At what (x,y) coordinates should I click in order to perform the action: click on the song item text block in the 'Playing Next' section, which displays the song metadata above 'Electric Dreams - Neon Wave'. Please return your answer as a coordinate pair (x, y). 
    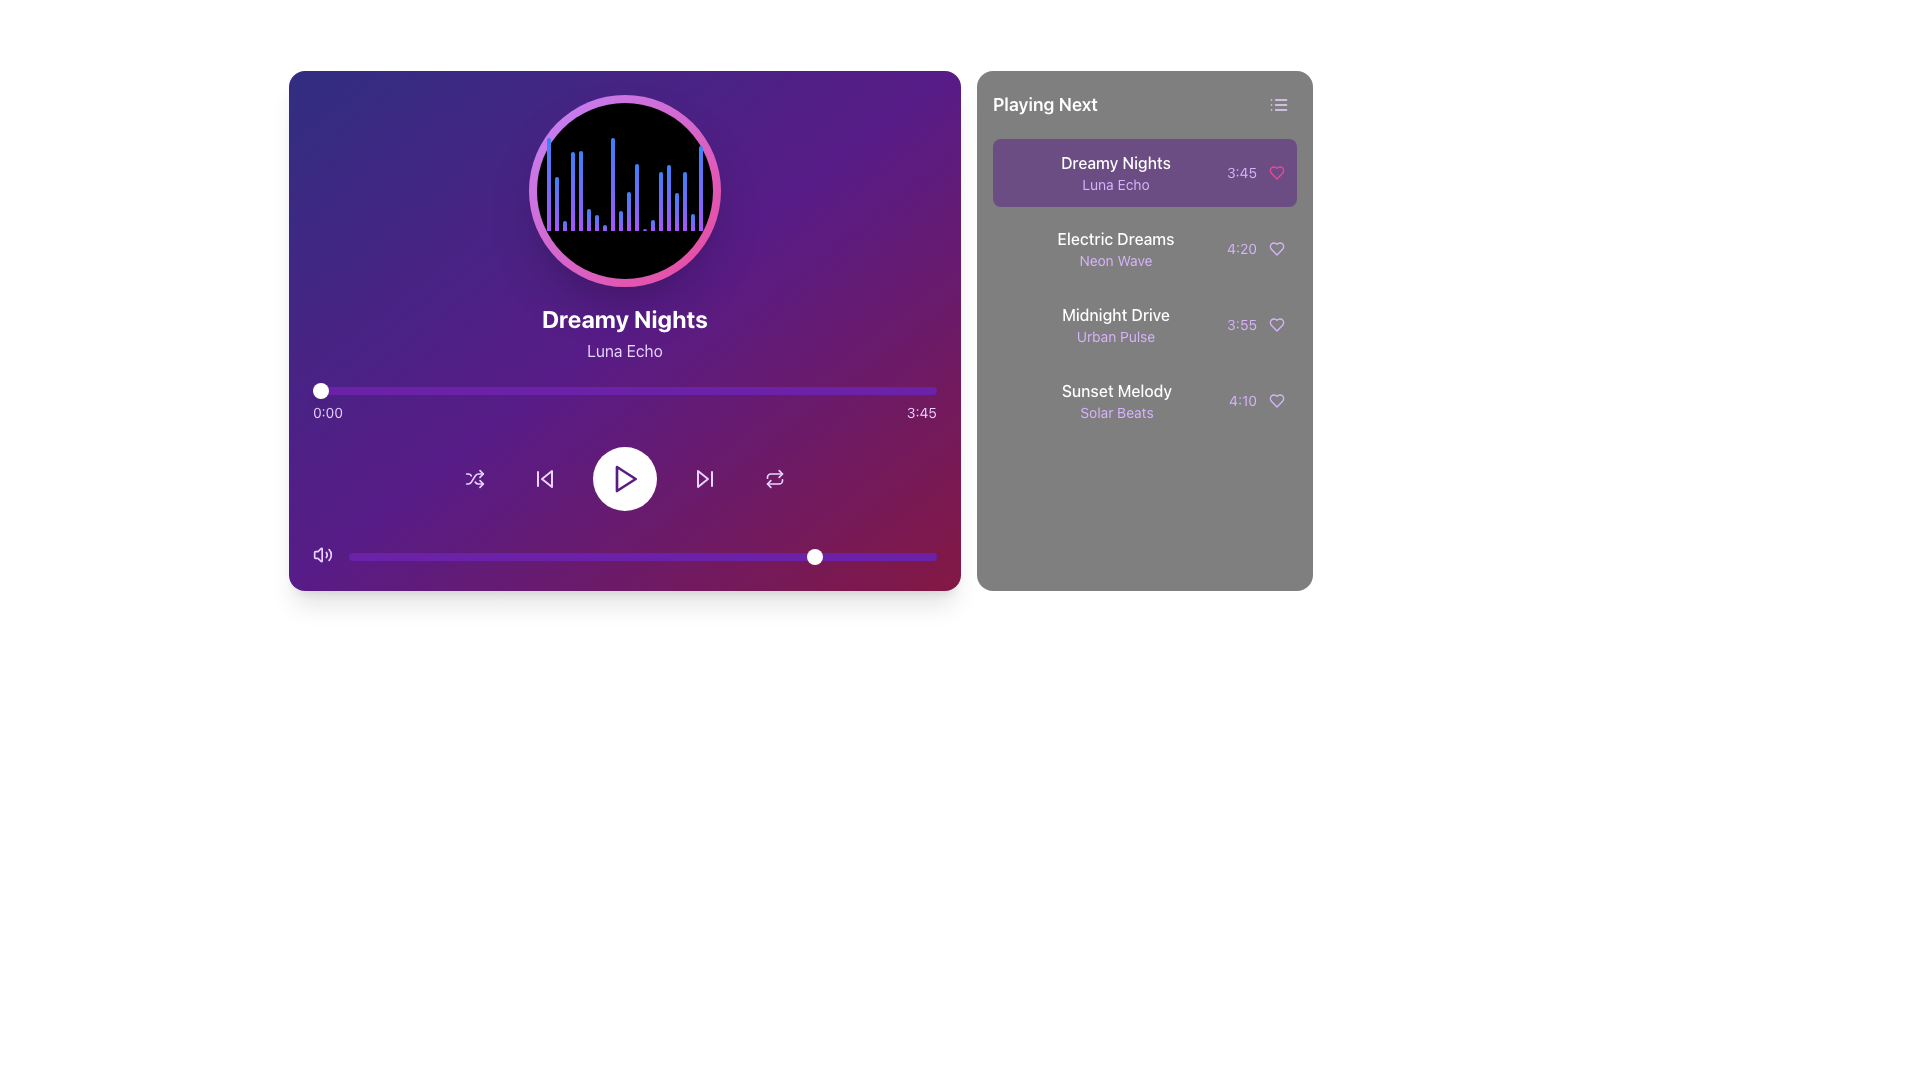
    Looking at the image, I should click on (1114, 172).